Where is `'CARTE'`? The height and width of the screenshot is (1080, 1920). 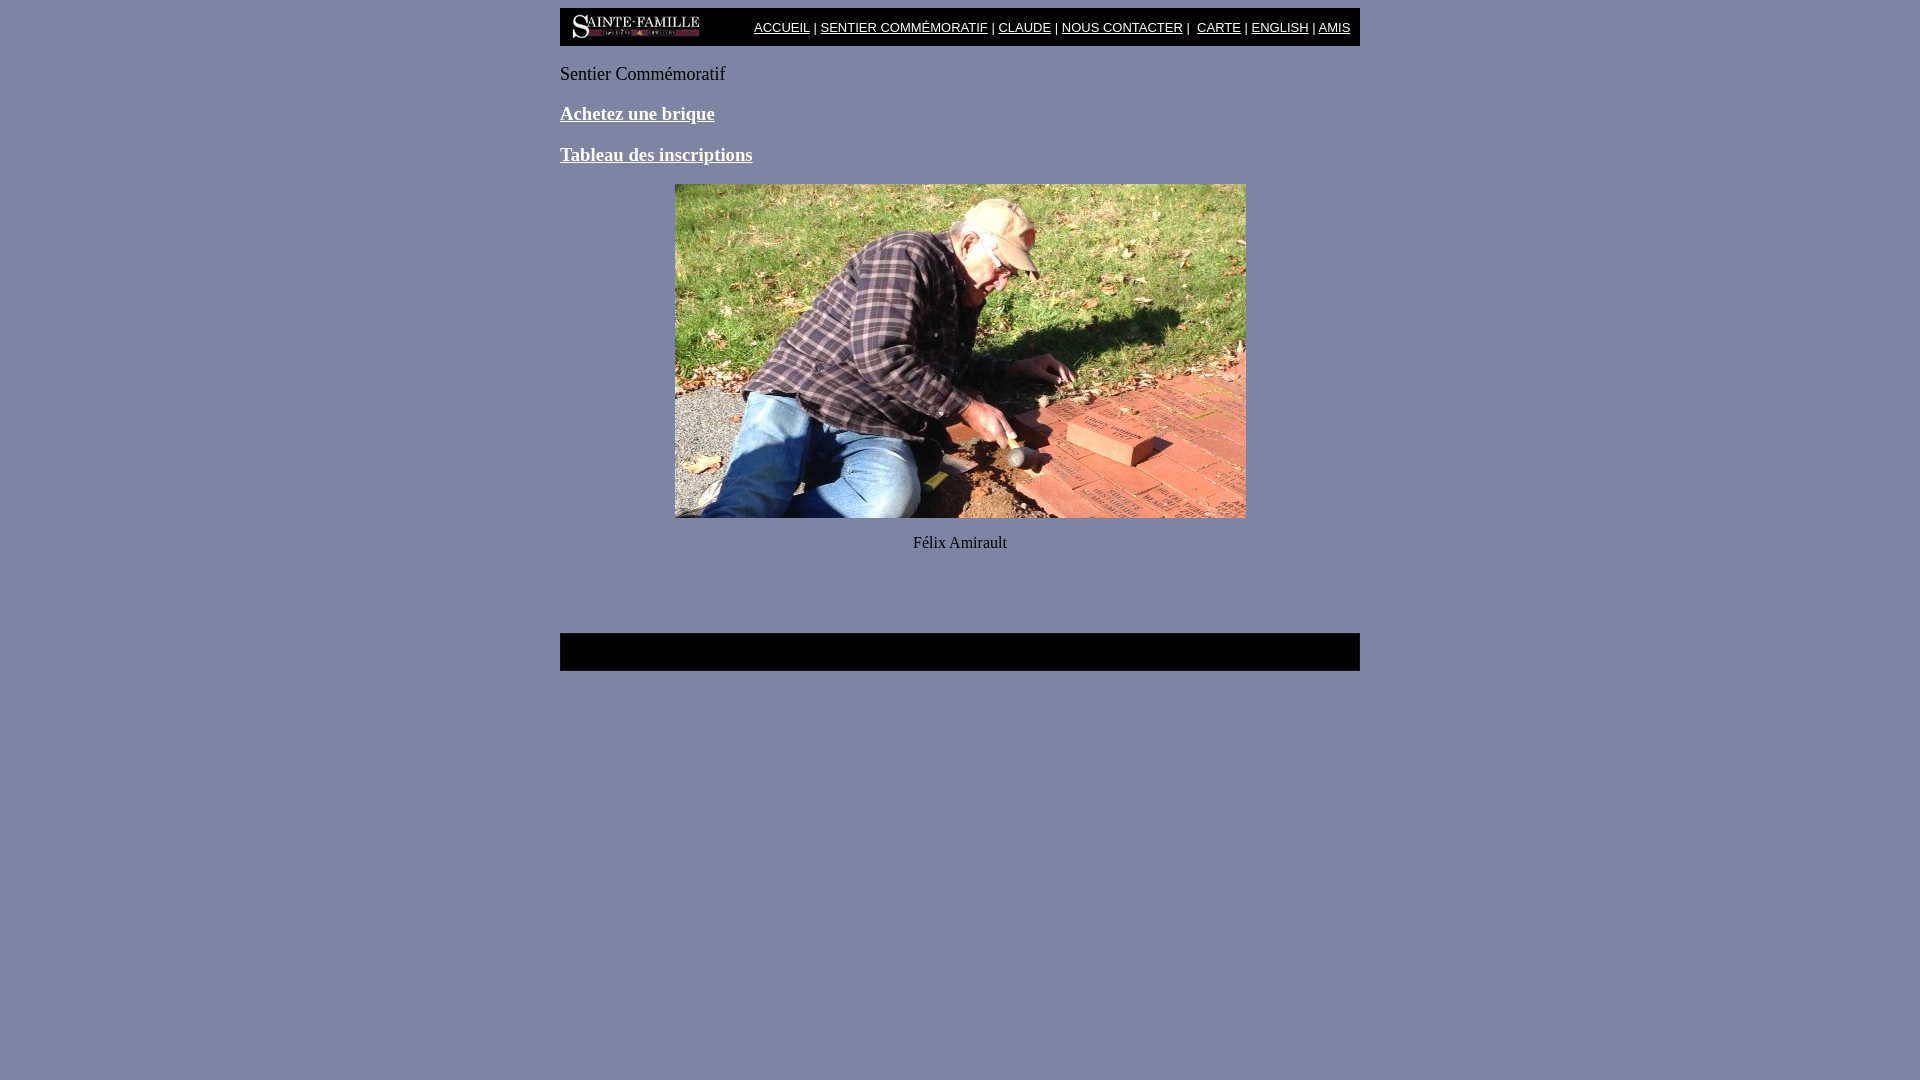
'CARTE' is located at coordinates (1218, 27).